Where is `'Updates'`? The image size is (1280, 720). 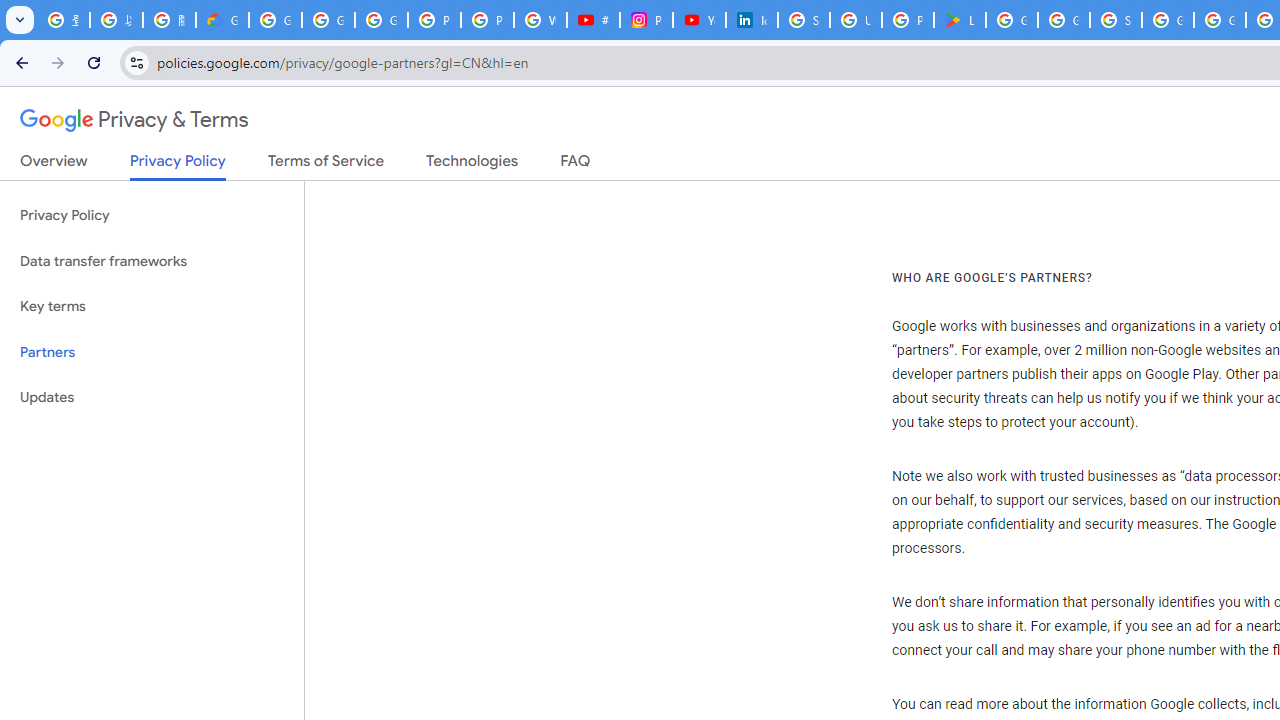
'Updates' is located at coordinates (151, 398).